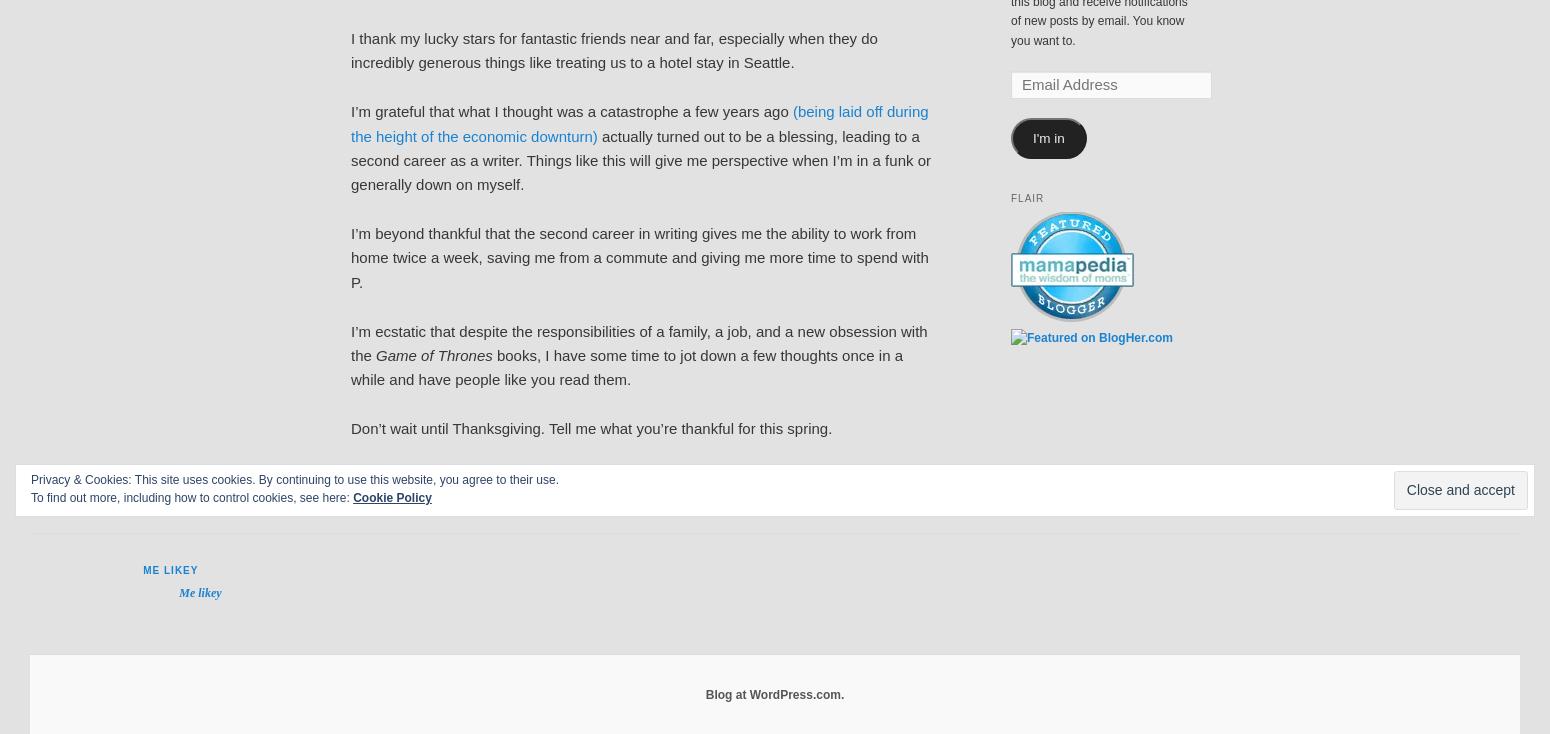  I want to click on 'Replies', so click(580, 474).